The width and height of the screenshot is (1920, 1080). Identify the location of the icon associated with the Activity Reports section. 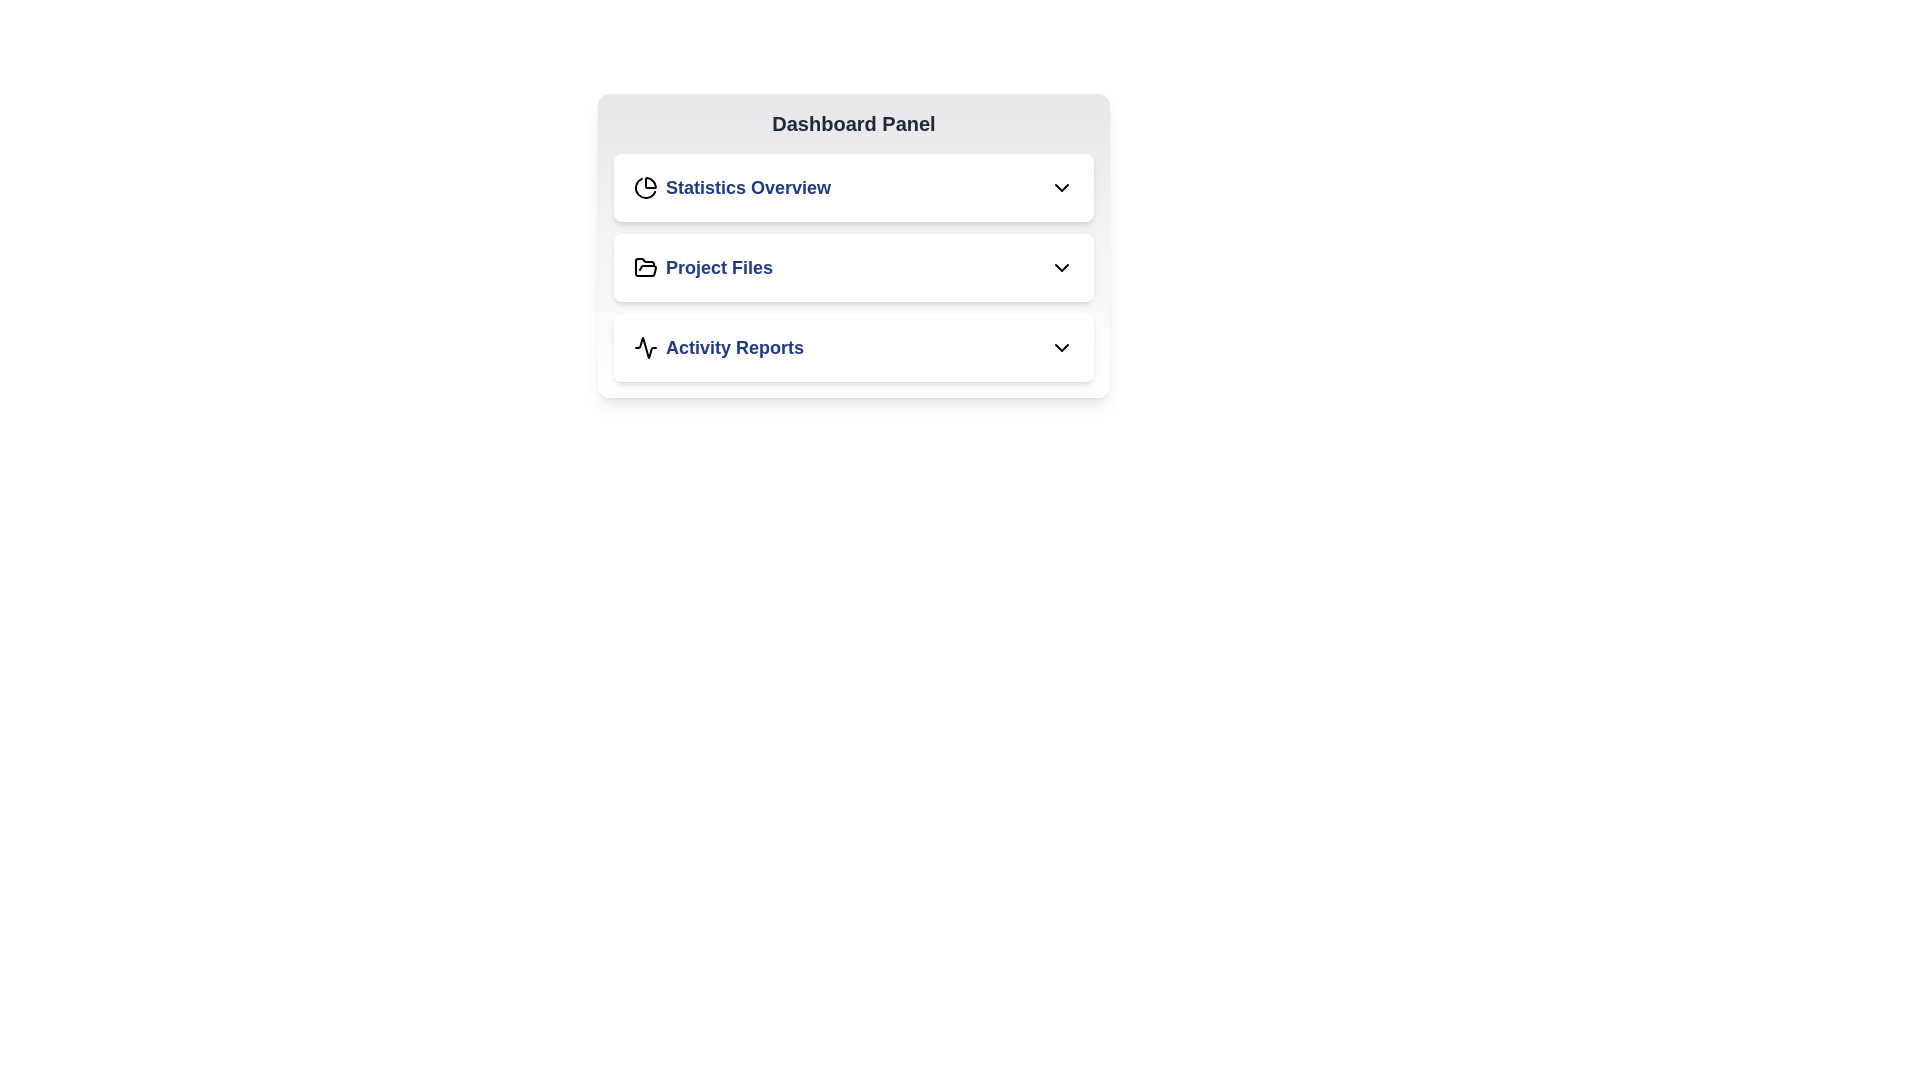
(646, 346).